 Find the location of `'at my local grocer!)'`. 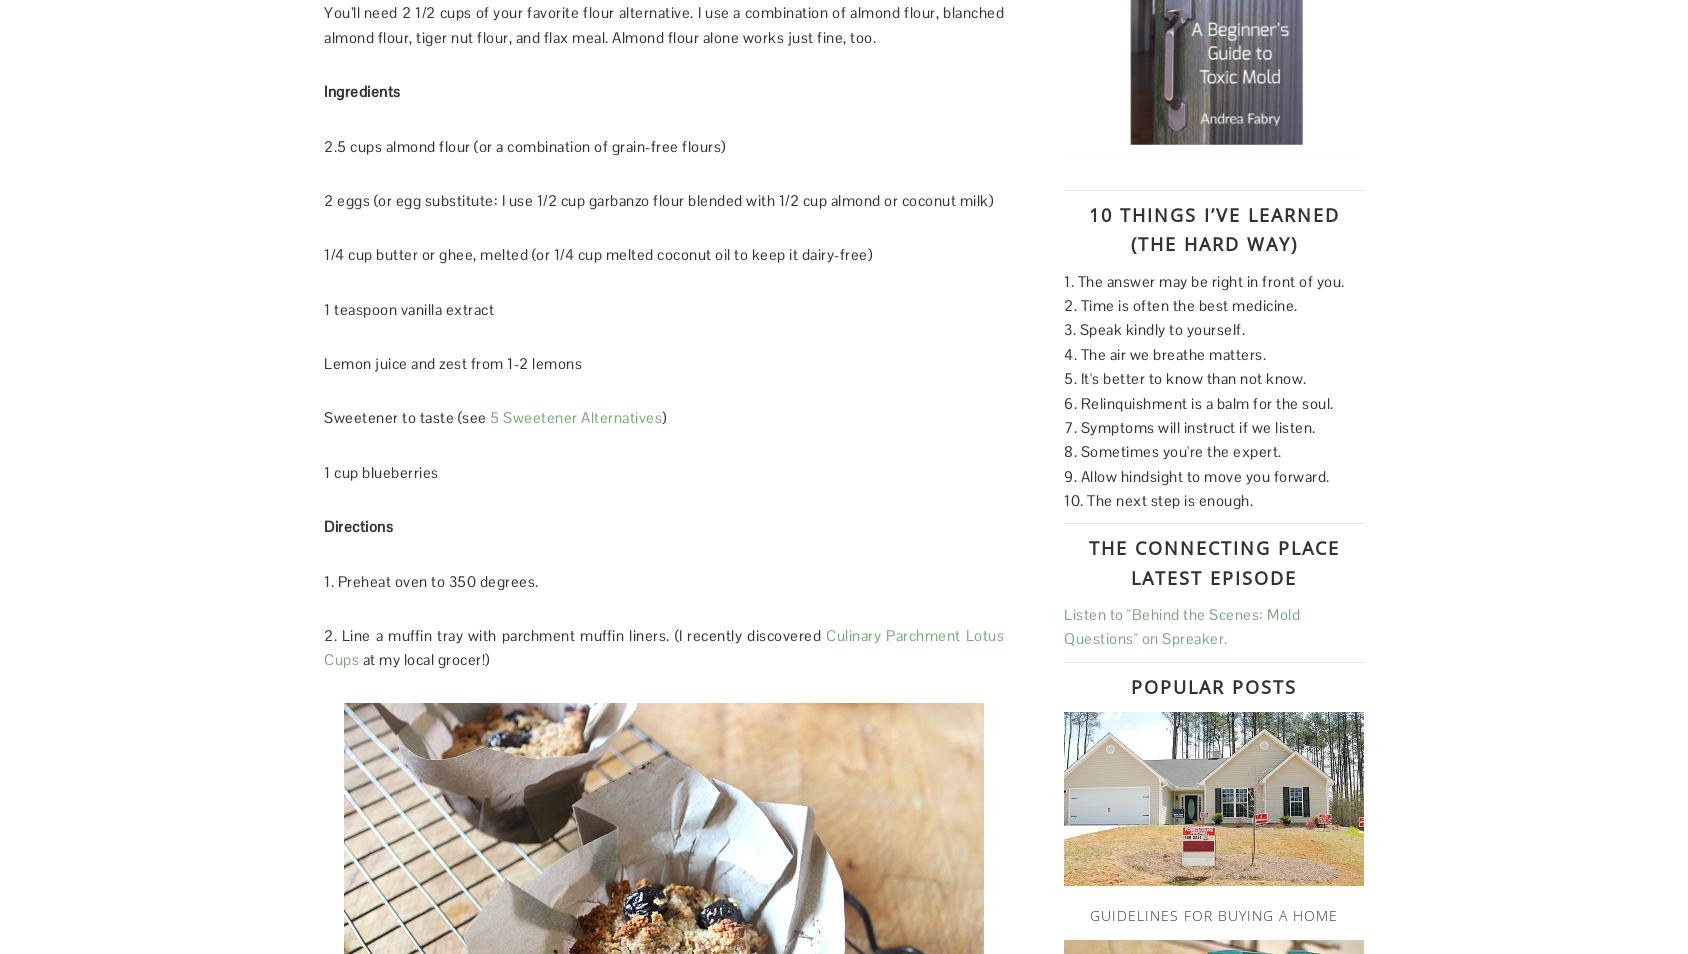

'at my local grocer!)' is located at coordinates (423, 658).